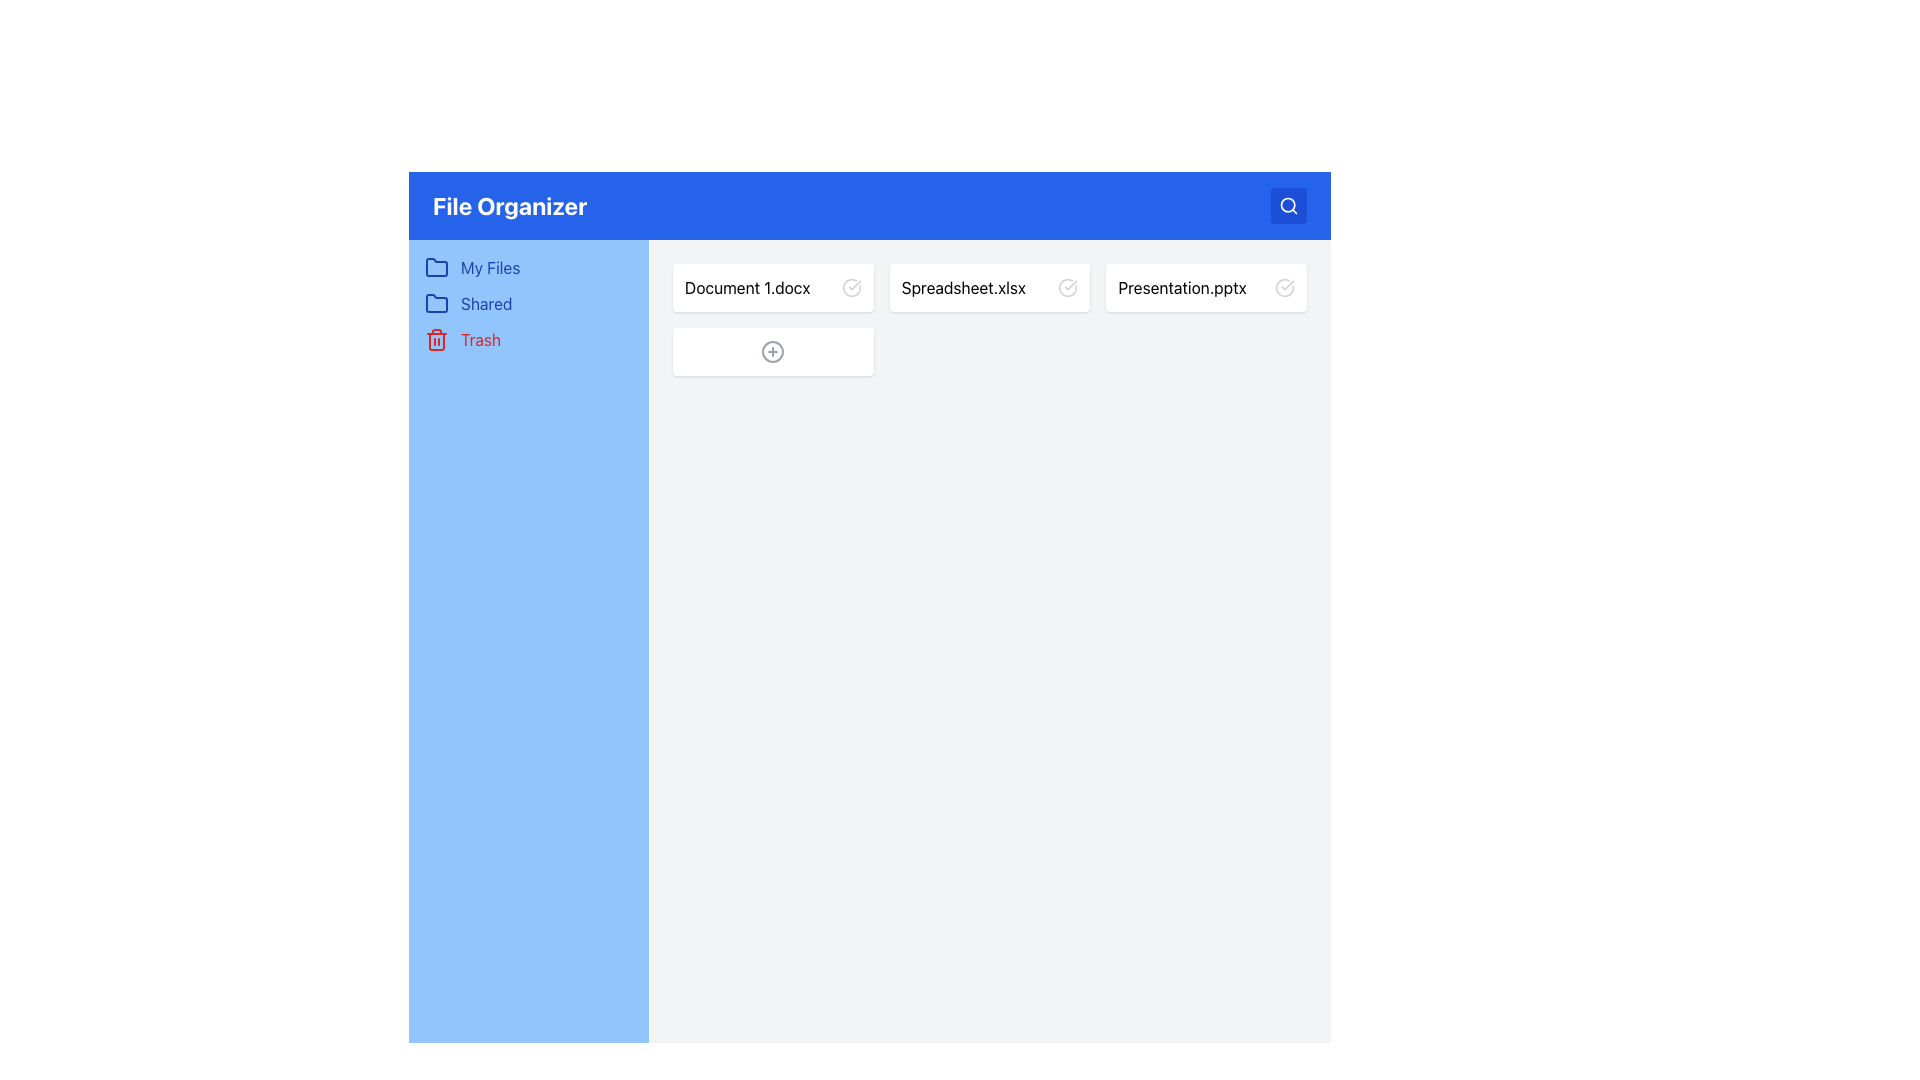 The height and width of the screenshot is (1080, 1920). Describe the element at coordinates (510, 205) in the screenshot. I see `the 'File Organizer' text label located in the top navigation bar, styled with a bold and large white font on a blue background` at that location.